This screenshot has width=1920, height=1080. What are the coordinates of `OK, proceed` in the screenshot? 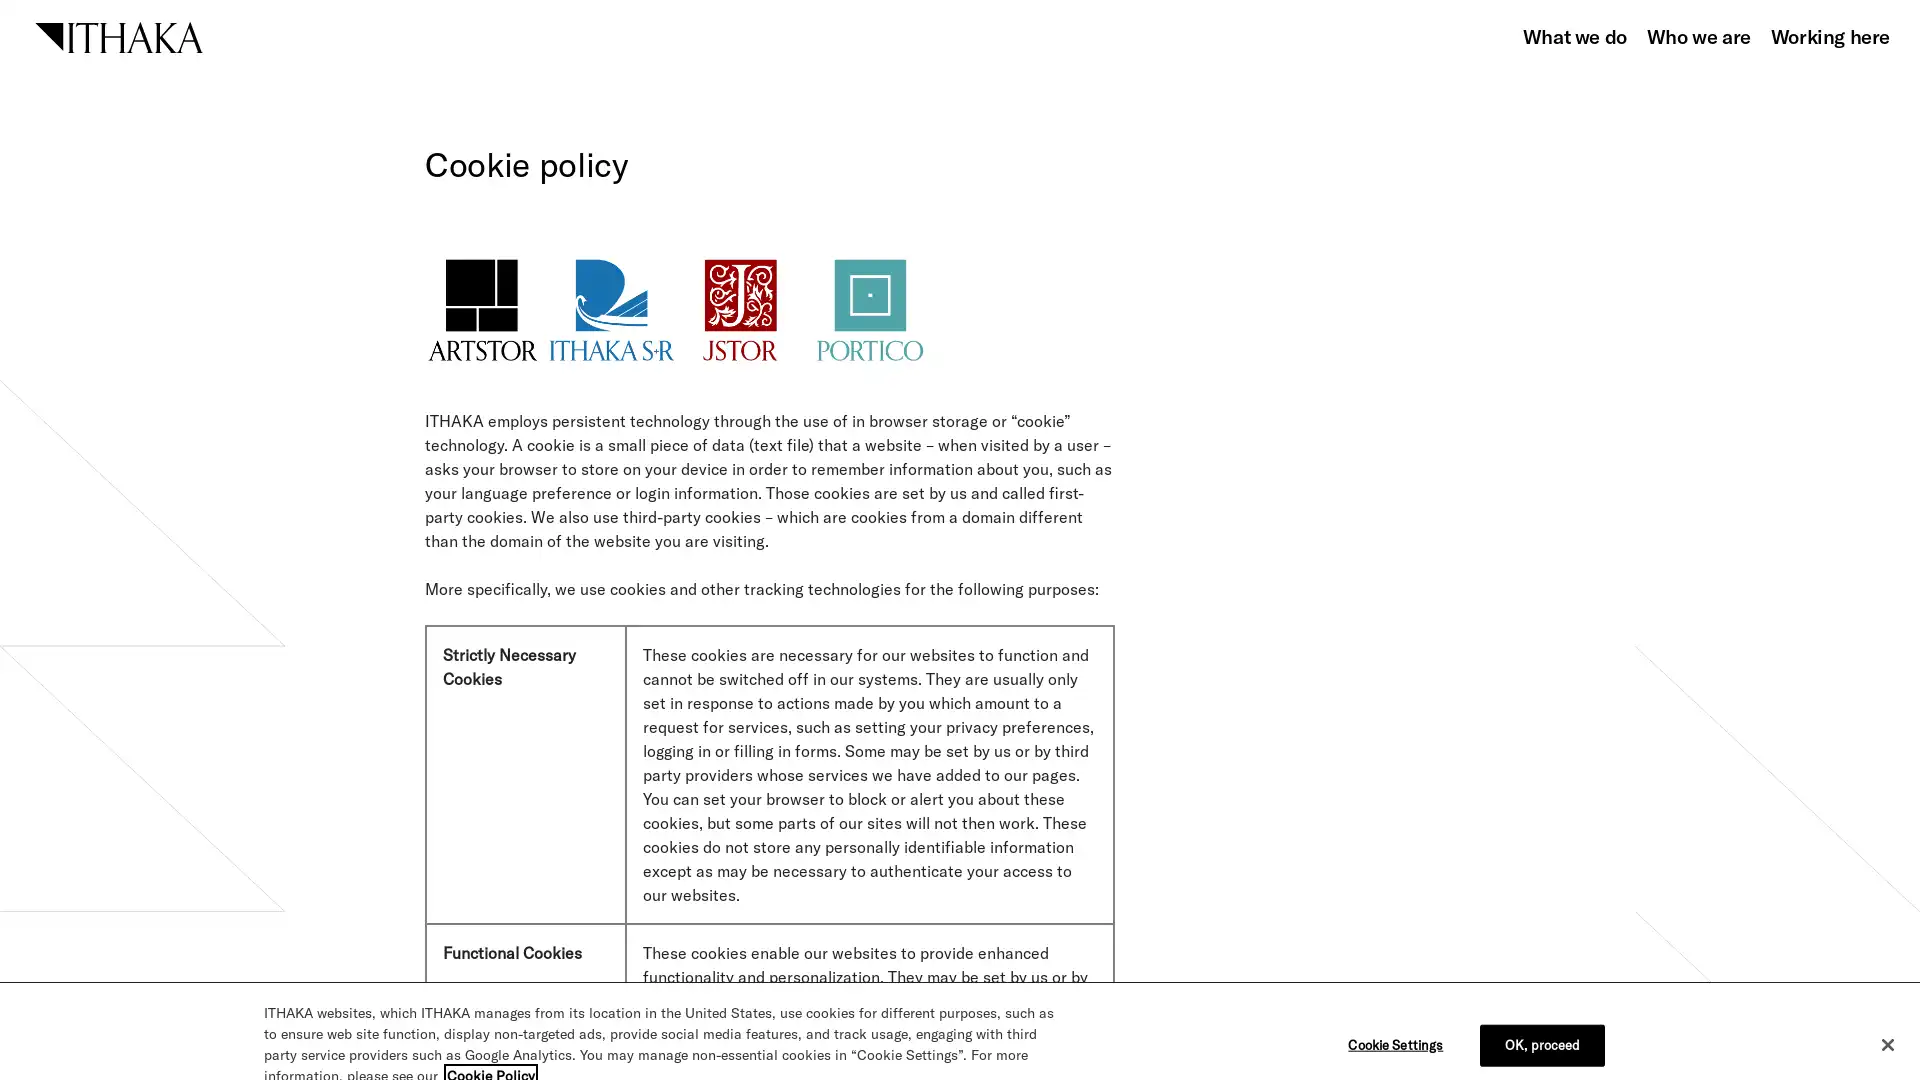 It's located at (1541, 1014).